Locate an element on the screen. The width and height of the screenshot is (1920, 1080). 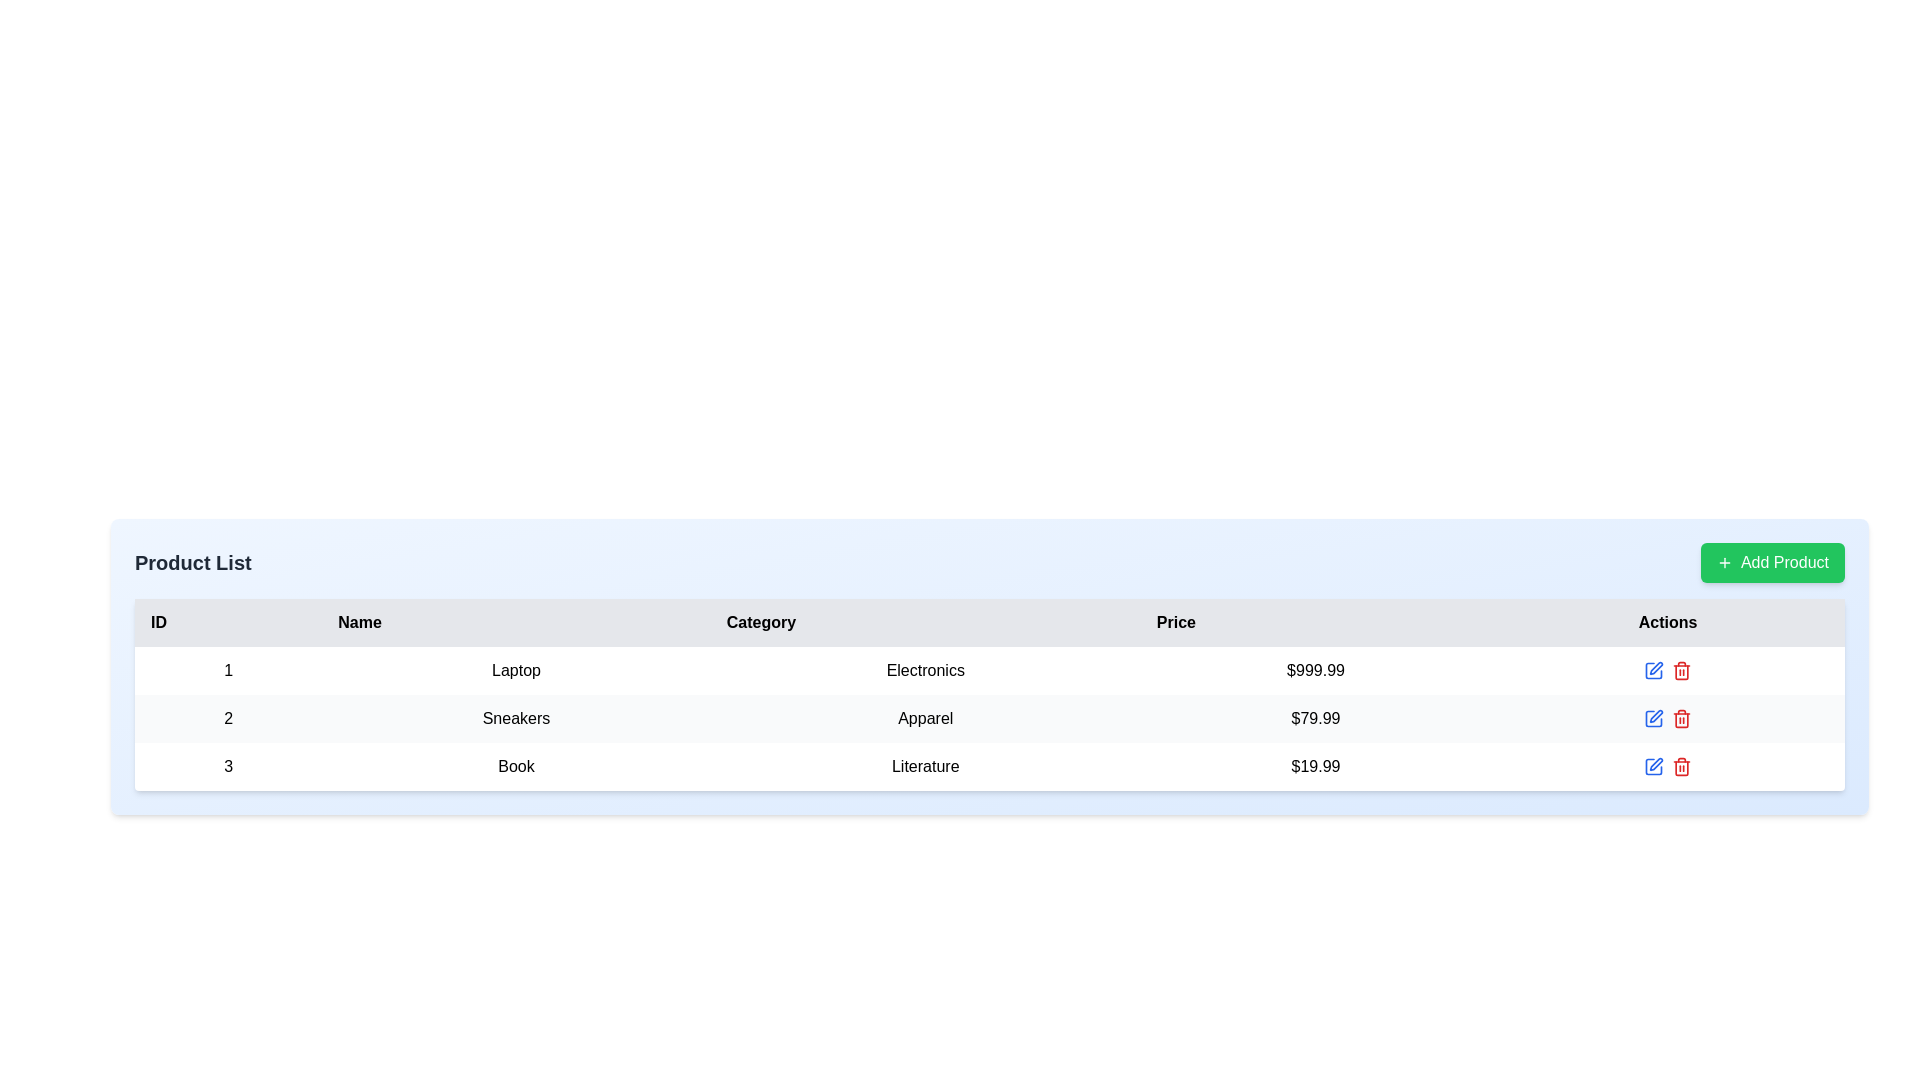
the text display cell located in the first column of the third row in the 'Product List' table, which shows the index or identifier for the item is located at coordinates (228, 766).